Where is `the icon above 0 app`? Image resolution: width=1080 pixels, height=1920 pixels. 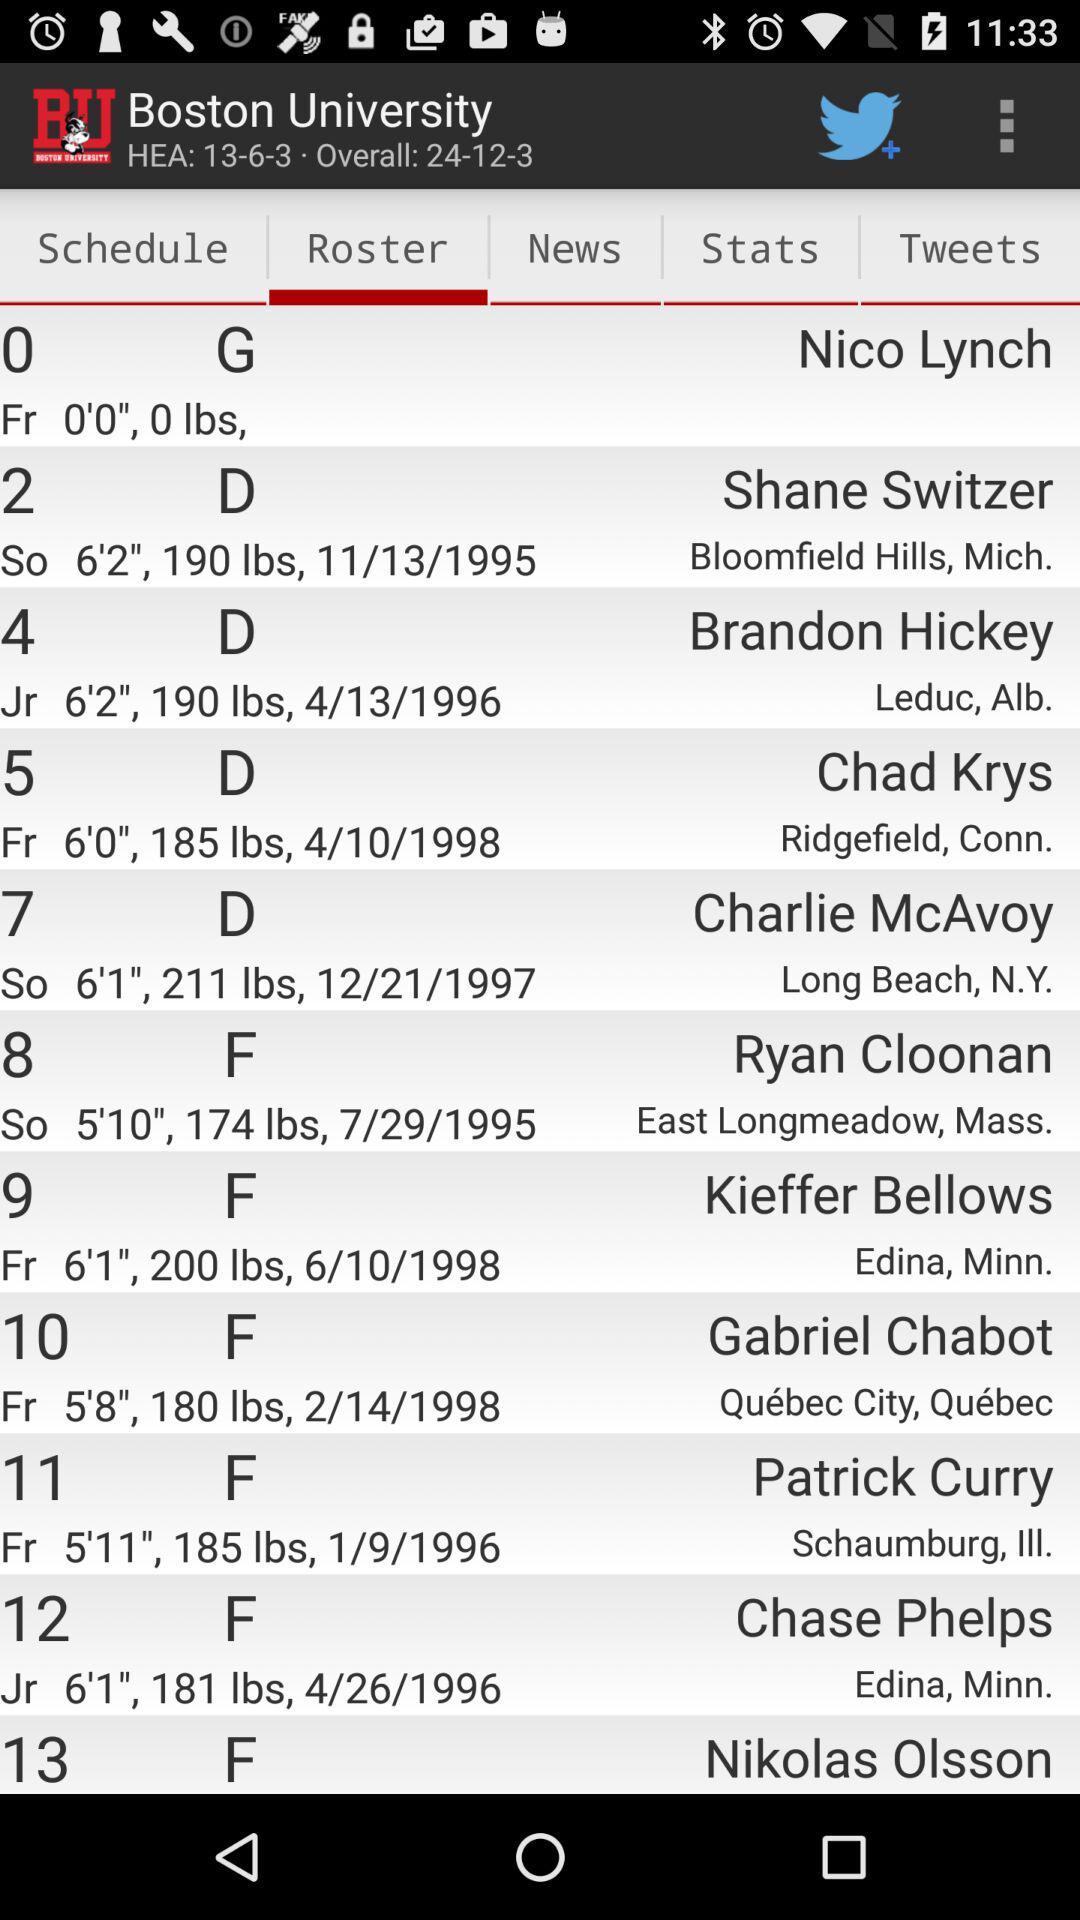
the icon above 0 app is located at coordinates (133, 246).